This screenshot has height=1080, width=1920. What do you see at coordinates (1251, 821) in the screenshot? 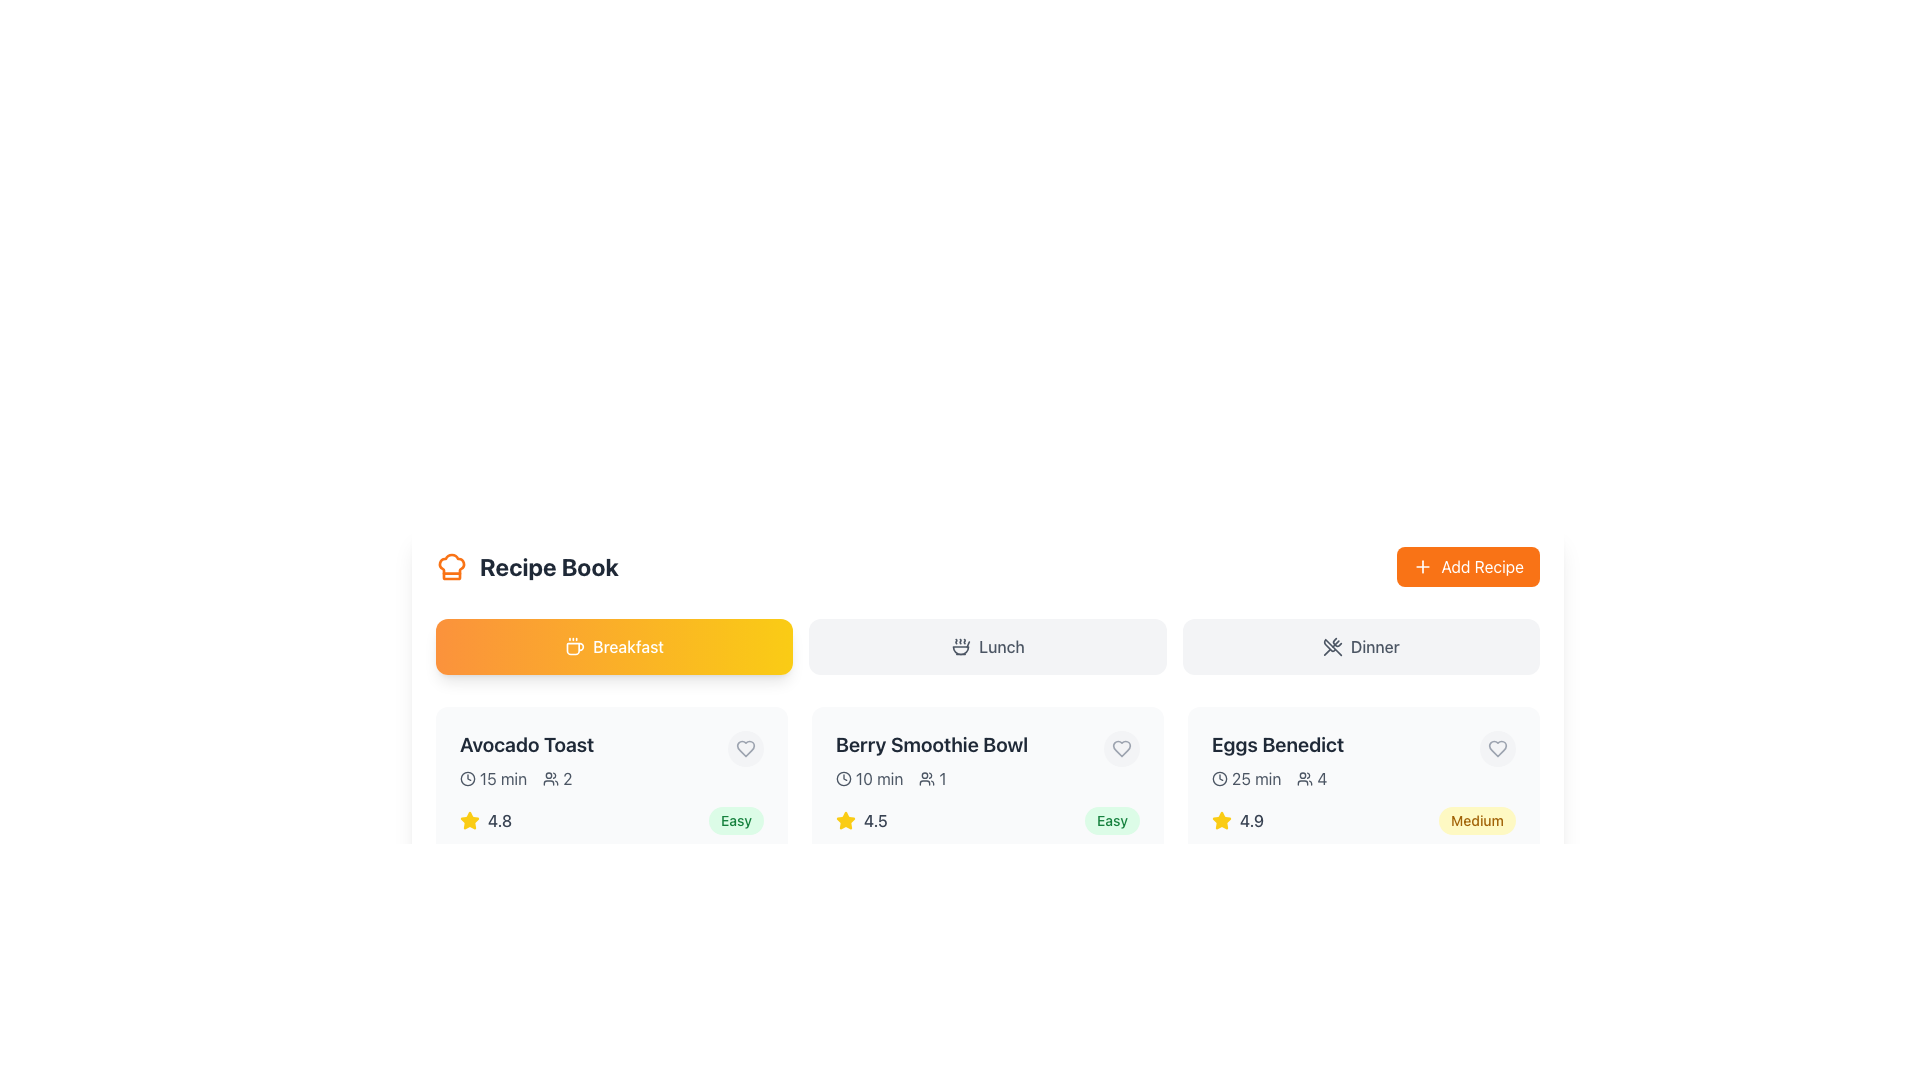
I see `the text label displaying the rating value '4.9' in a medium-sized, gray-colored font, located next to the star icon in the rating section below the 'Eggs Benedict' card` at bounding box center [1251, 821].